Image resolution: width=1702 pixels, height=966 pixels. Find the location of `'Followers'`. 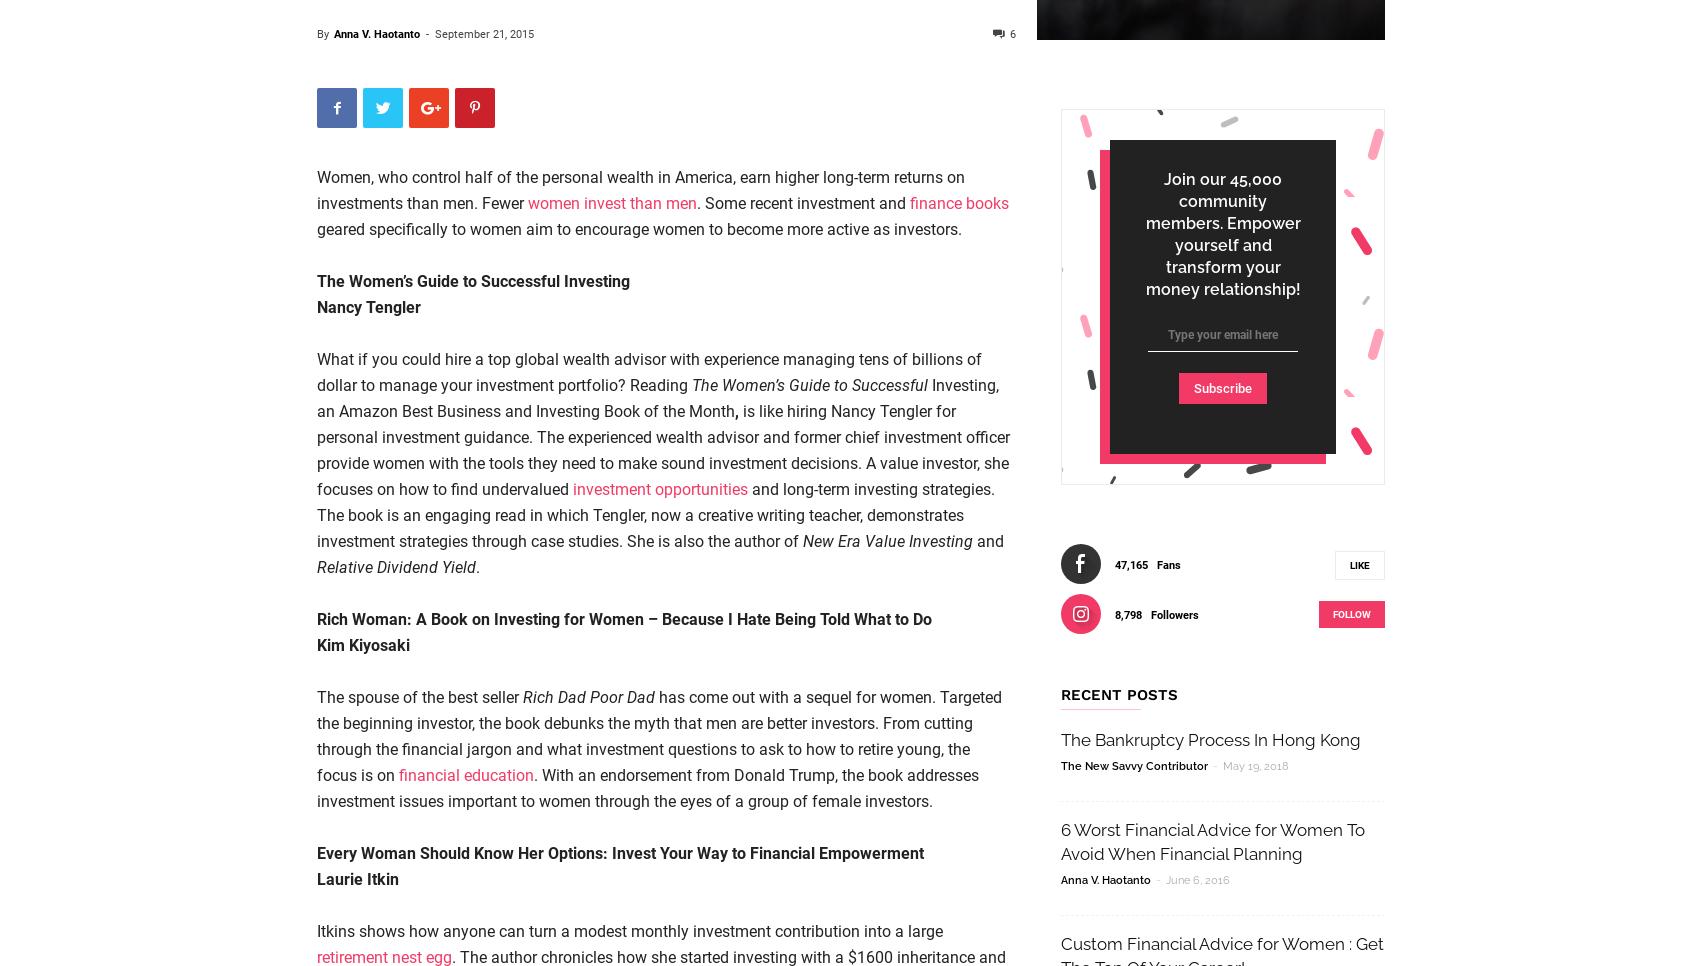

'Followers' is located at coordinates (1175, 615).